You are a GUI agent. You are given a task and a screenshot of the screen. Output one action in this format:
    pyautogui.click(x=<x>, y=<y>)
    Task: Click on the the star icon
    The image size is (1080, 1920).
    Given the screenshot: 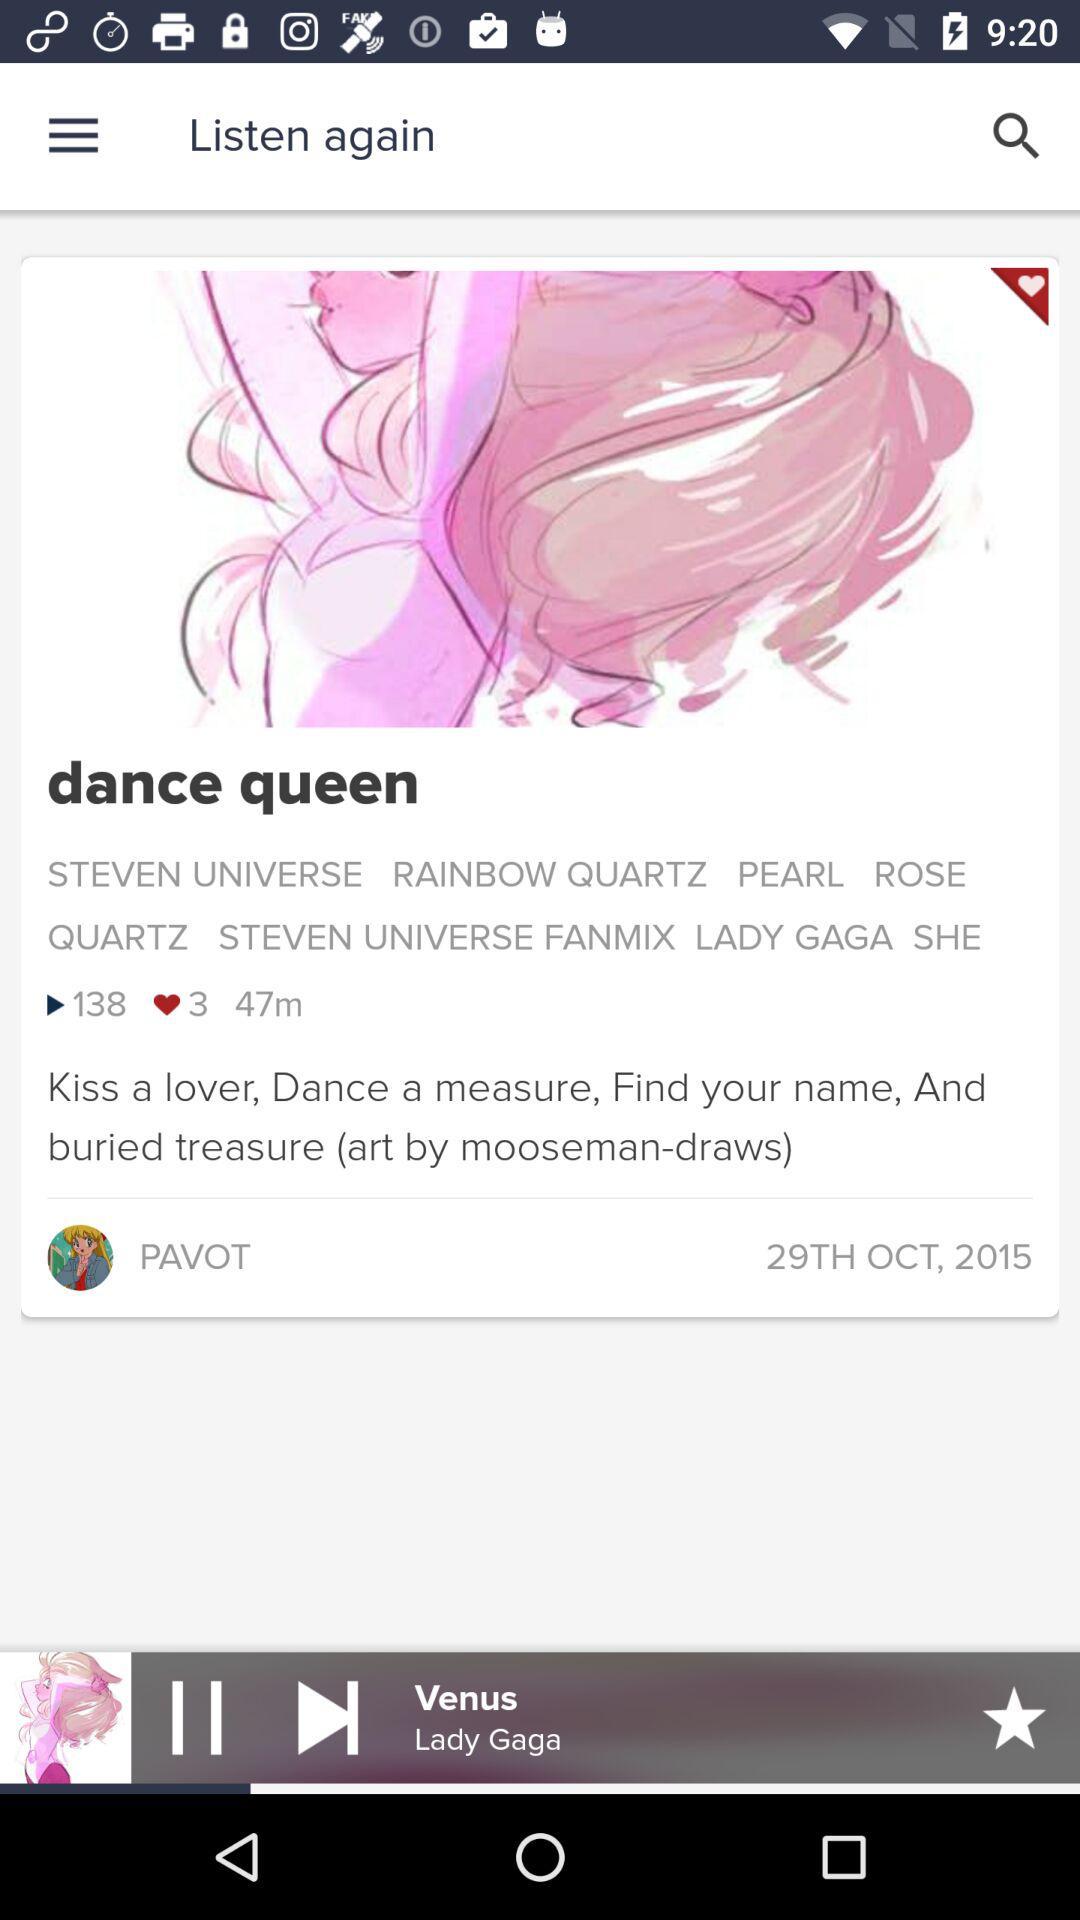 What is the action you would take?
    pyautogui.click(x=1014, y=1716)
    